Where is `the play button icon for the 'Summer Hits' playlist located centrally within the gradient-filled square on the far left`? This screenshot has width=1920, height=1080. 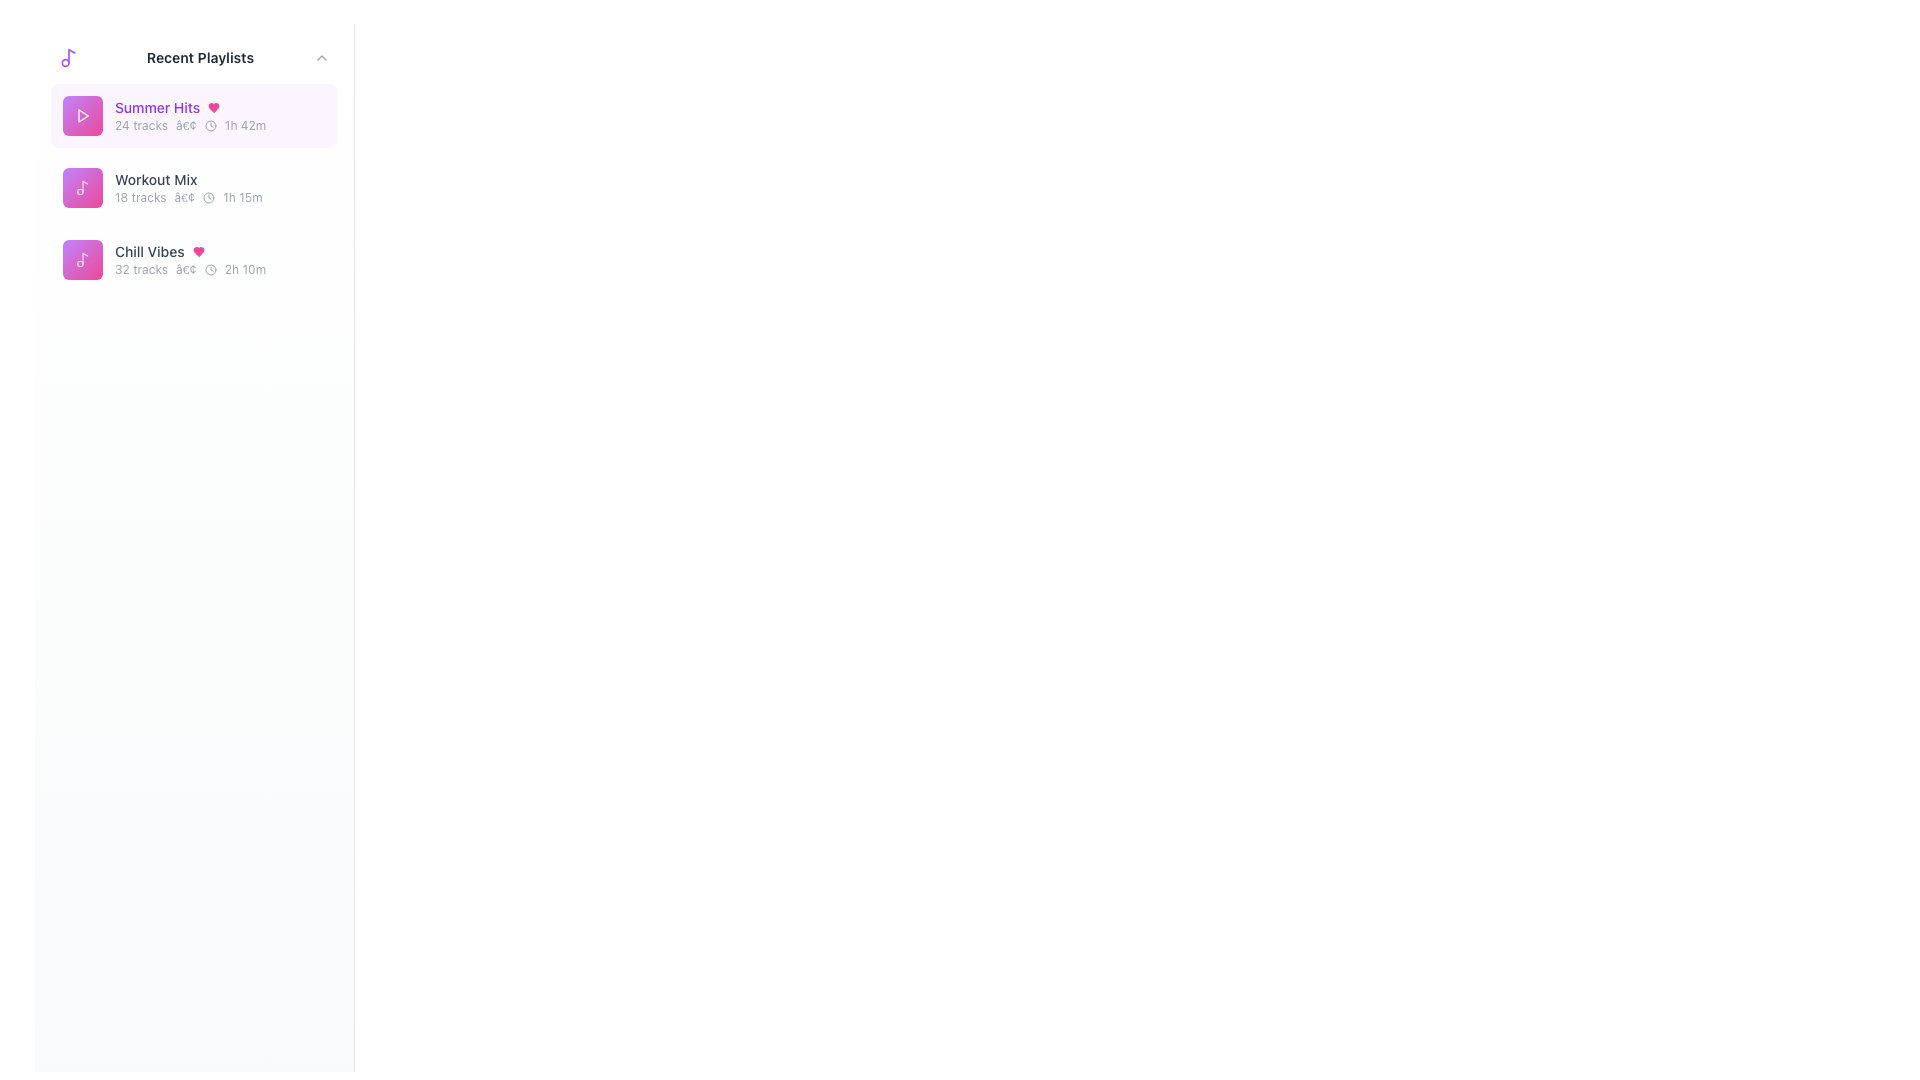 the play button icon for the 'Summer Hits' playlist located centrally within the gradient-filled square on the far left is located at coordinates (81, 115).